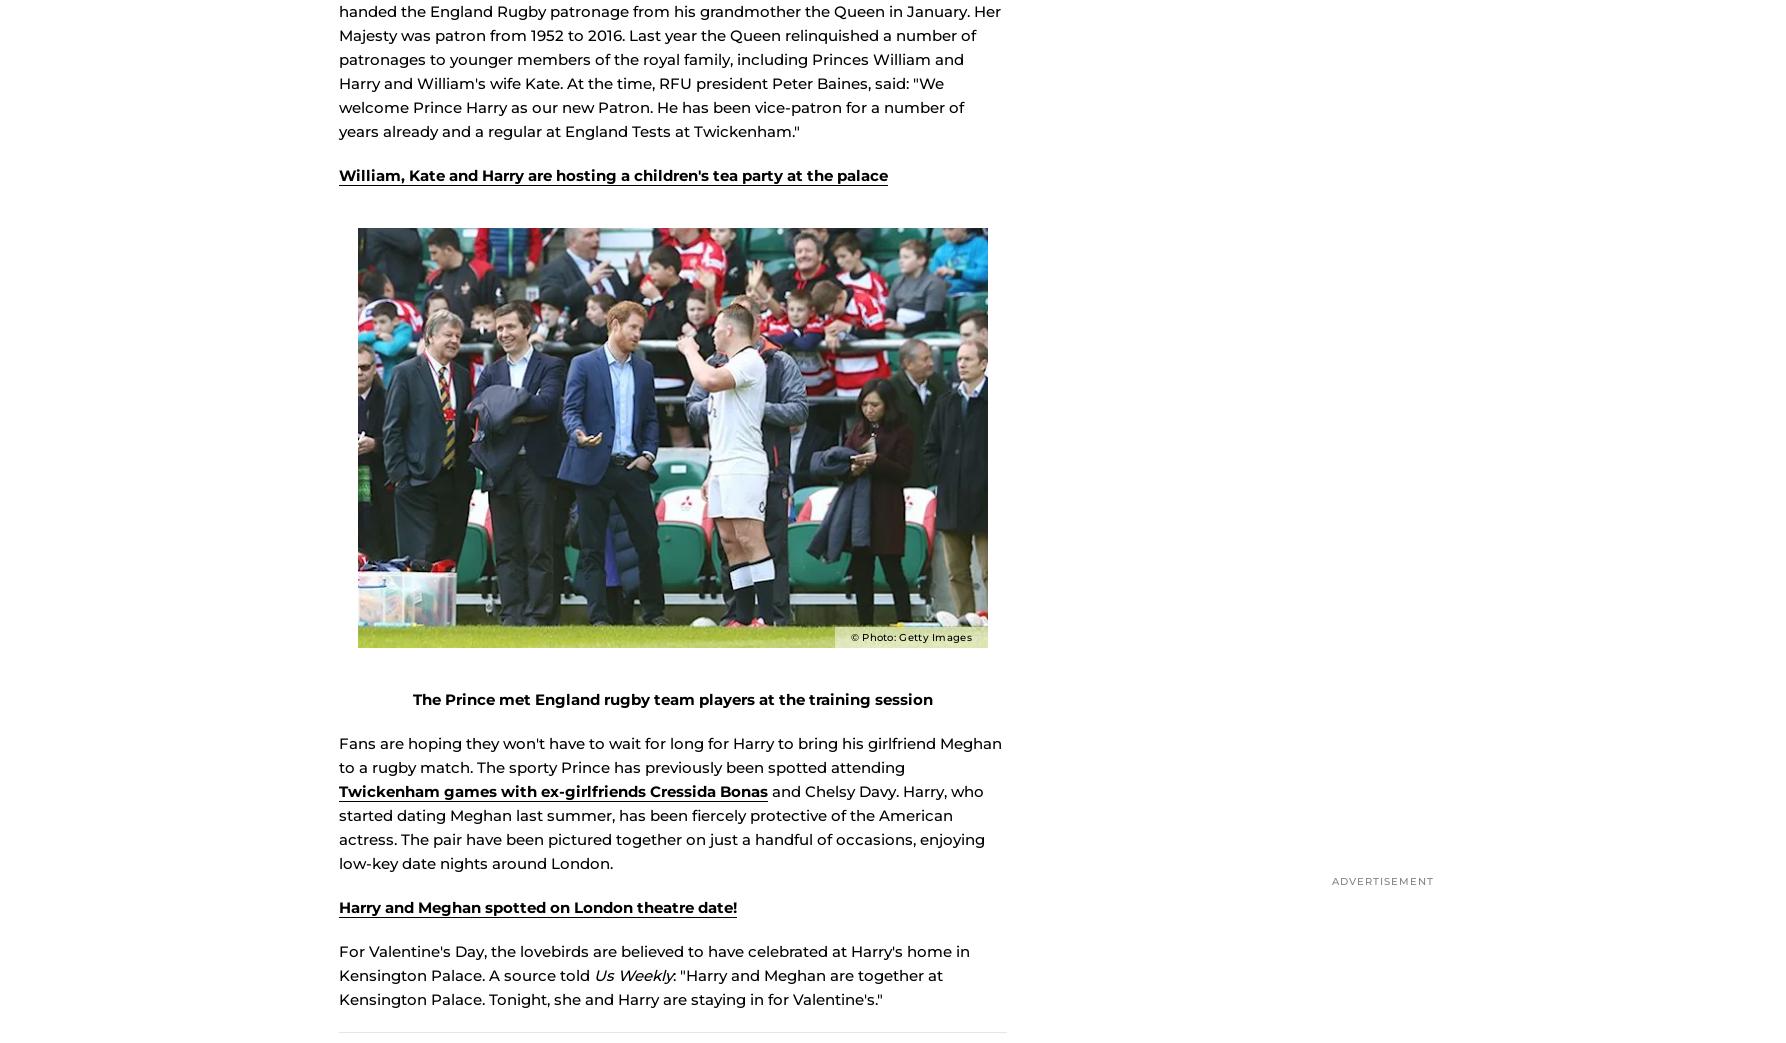  What do you see at coordinates (669, 89) in the screenshot?
I see `', was handed the England Rugby patronage from his grandmother the Queen in January. Her Majesty was patron from 1952 to 2016. Last year the Queen relinquished a number of patronages to younger members of the royal family, including Princes William and Harry and William's wife Kate. At the time, RFU president Peter Baines, said: "We welcome Prince Harry as our new Patron. He has been vice-patron for a number of years already and a regular at England Tests at Twickenham."'` at bounding box center [669, 89].